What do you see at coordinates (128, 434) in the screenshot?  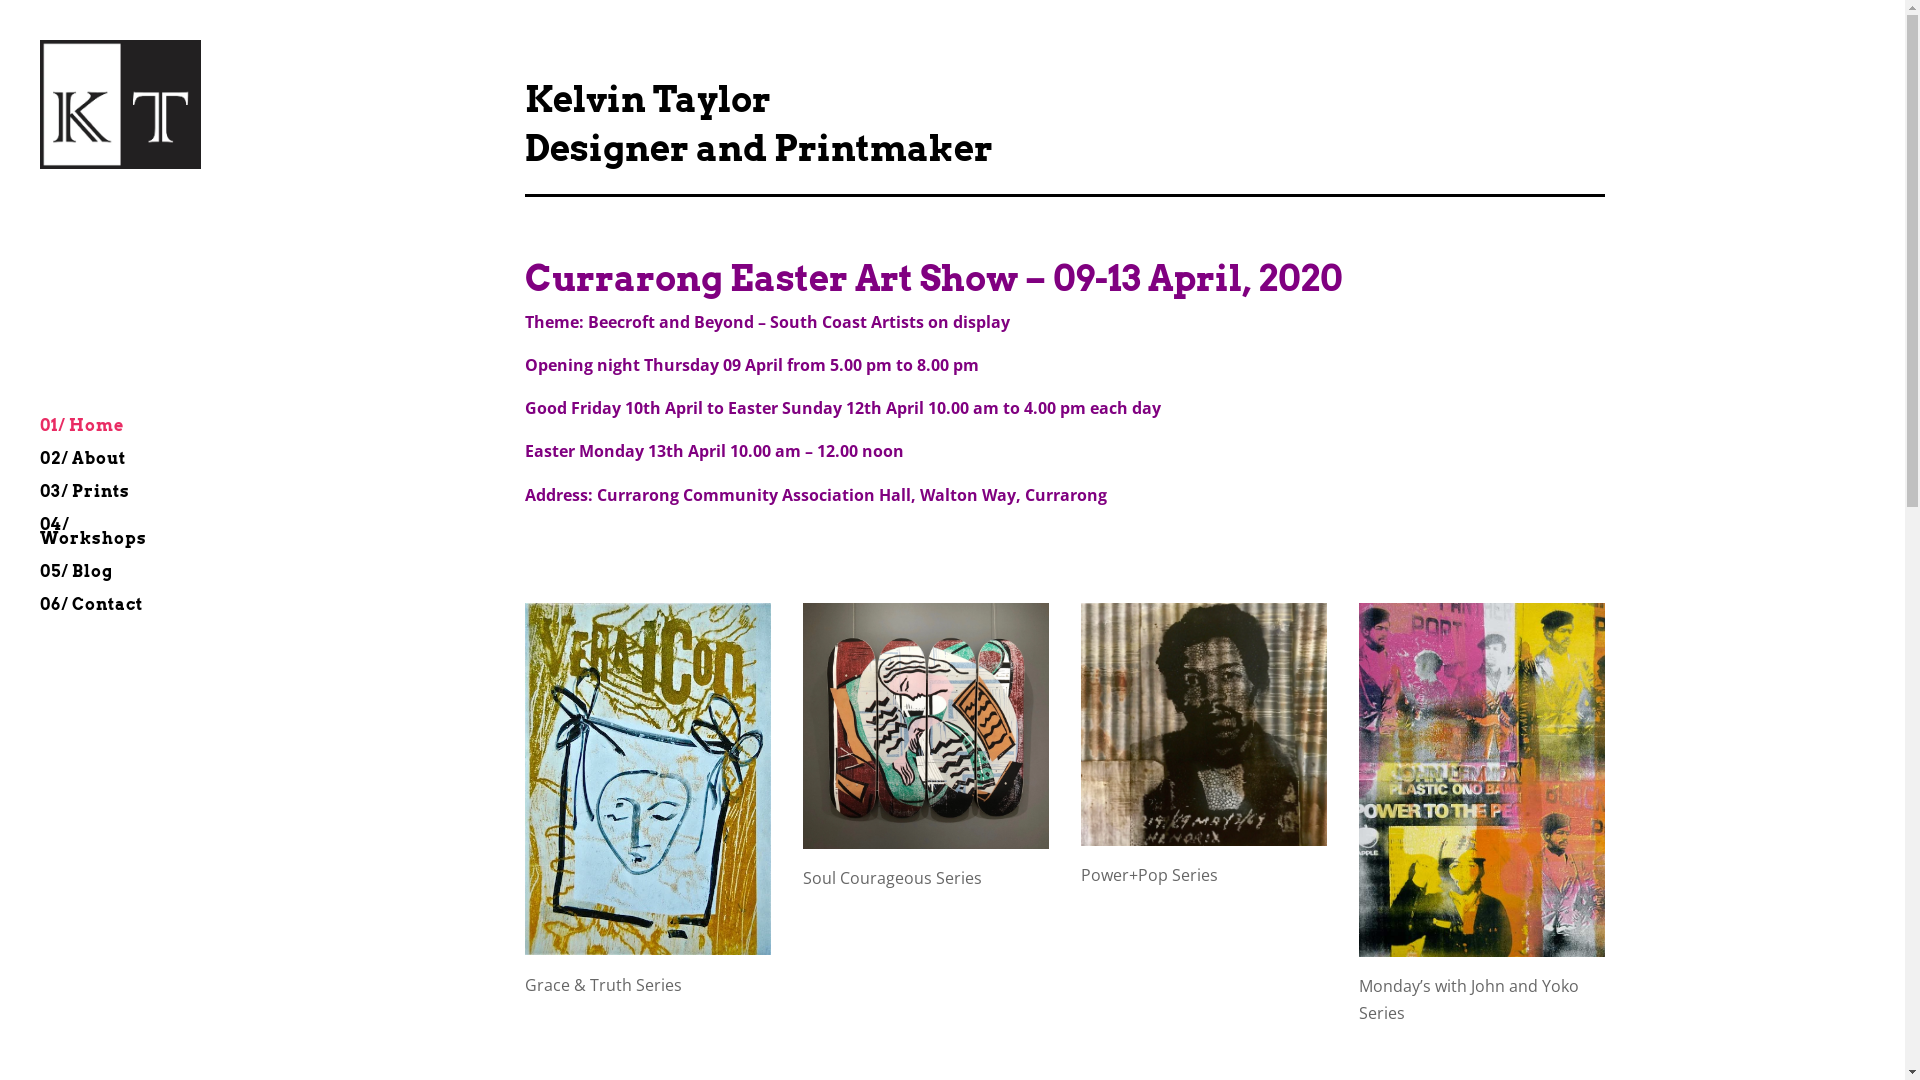 I see `'01/ Home'` at bounding box center [128, 434].